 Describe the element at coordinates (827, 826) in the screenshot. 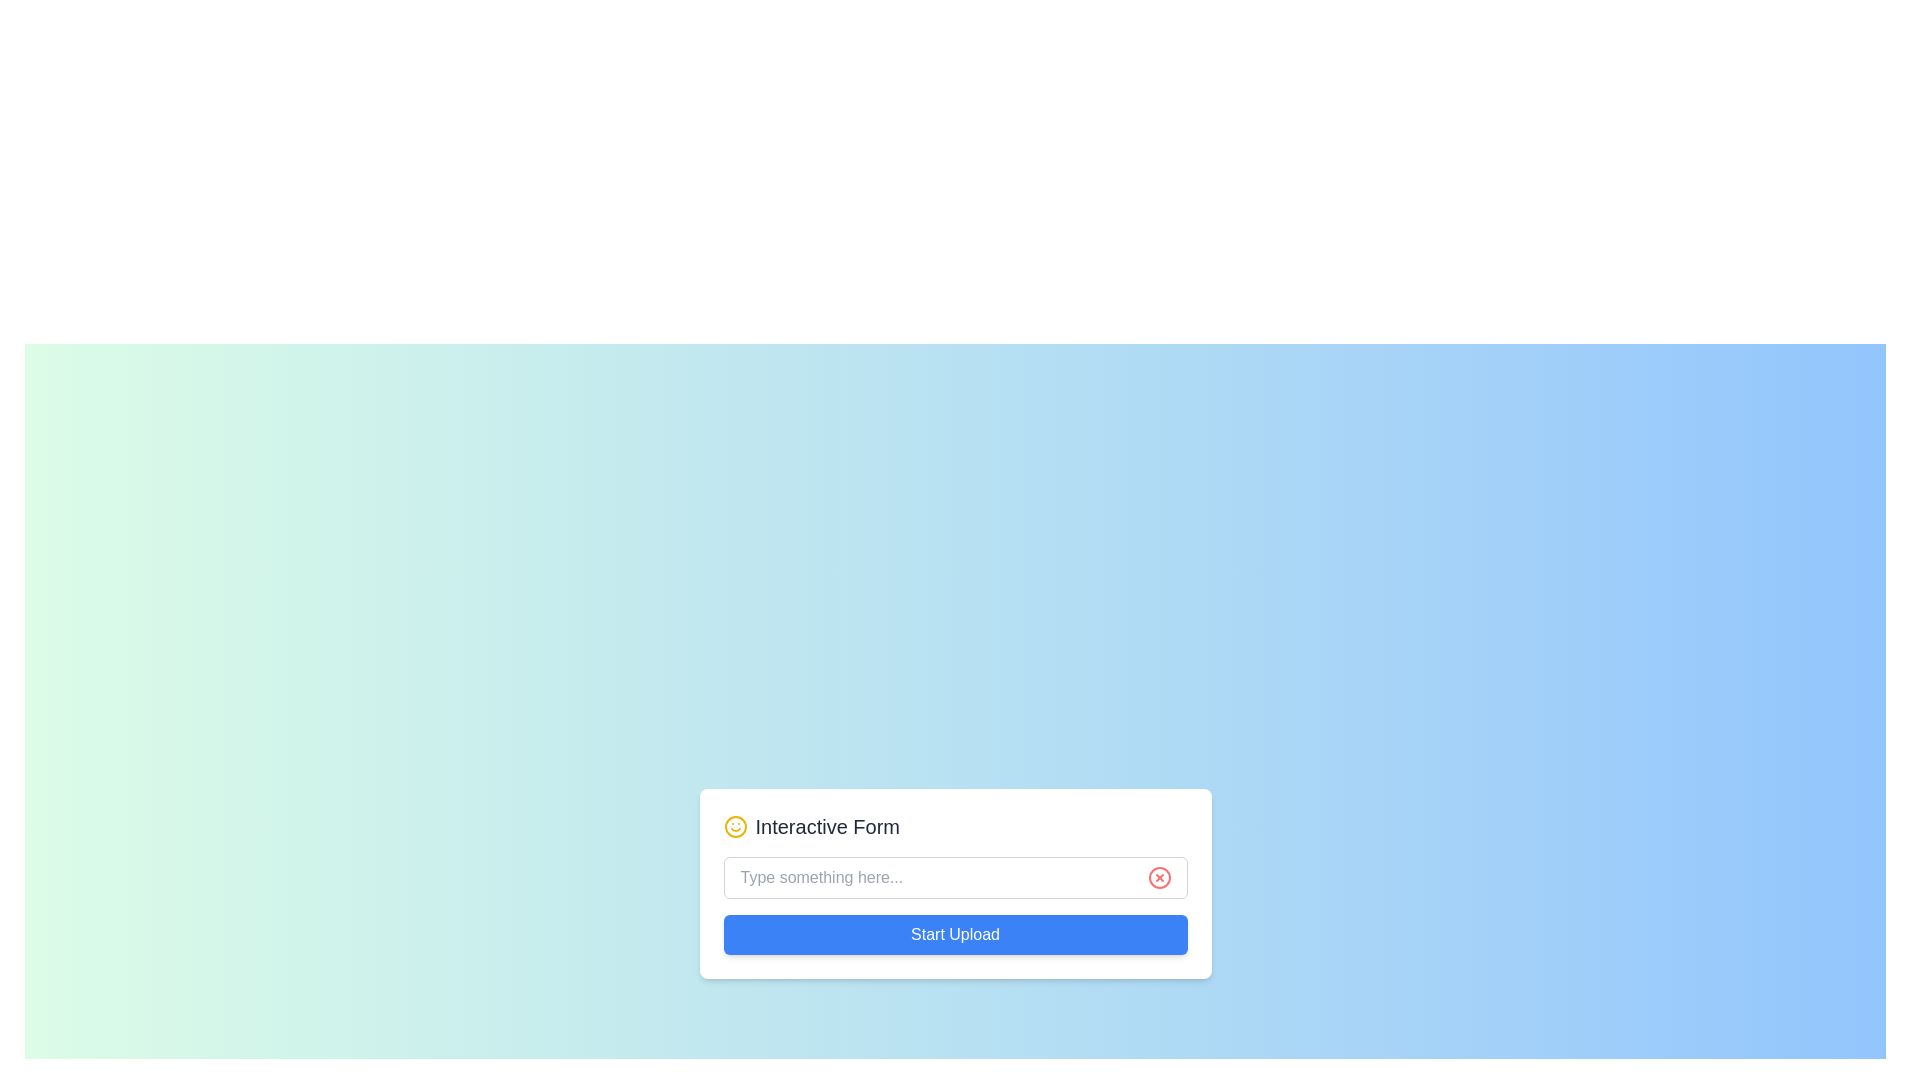

I see `text label that says 'Interactive Form', which is styled with a larger font size and bolded text in dark gray, located within a user interface card component` at that location.